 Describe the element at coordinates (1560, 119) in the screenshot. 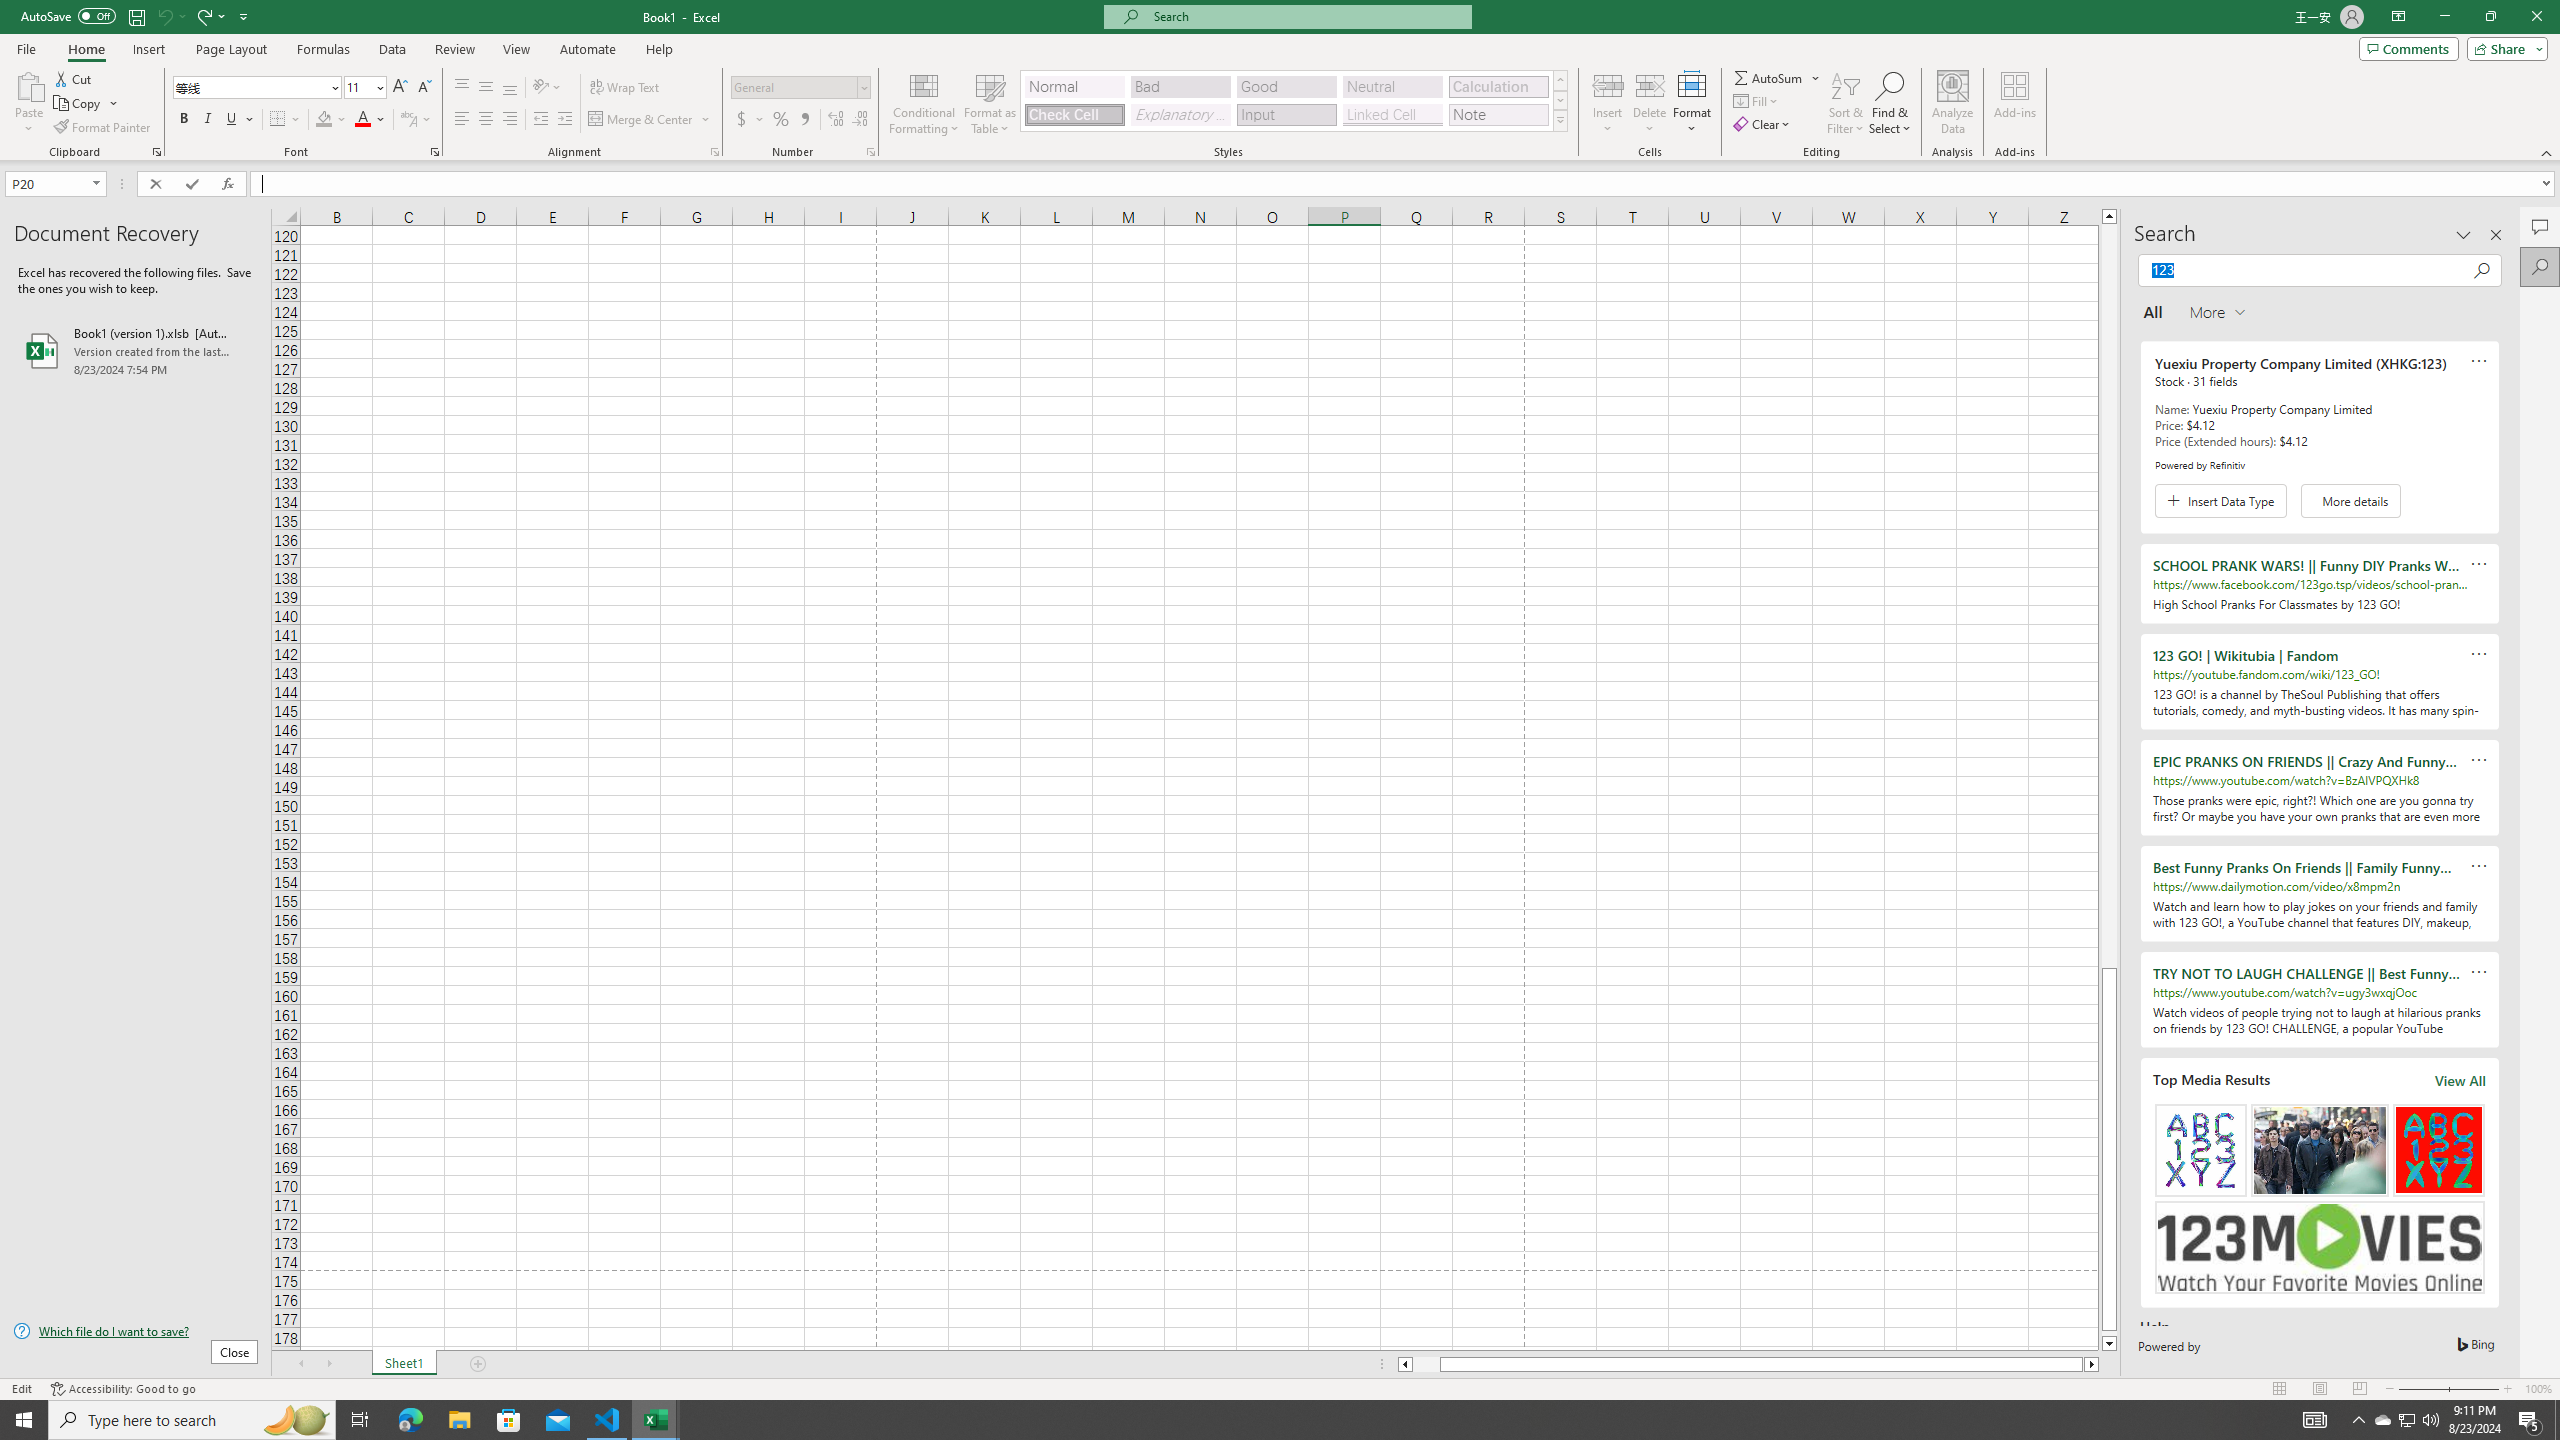

I see `'Class: NetUIImage'` at that location.